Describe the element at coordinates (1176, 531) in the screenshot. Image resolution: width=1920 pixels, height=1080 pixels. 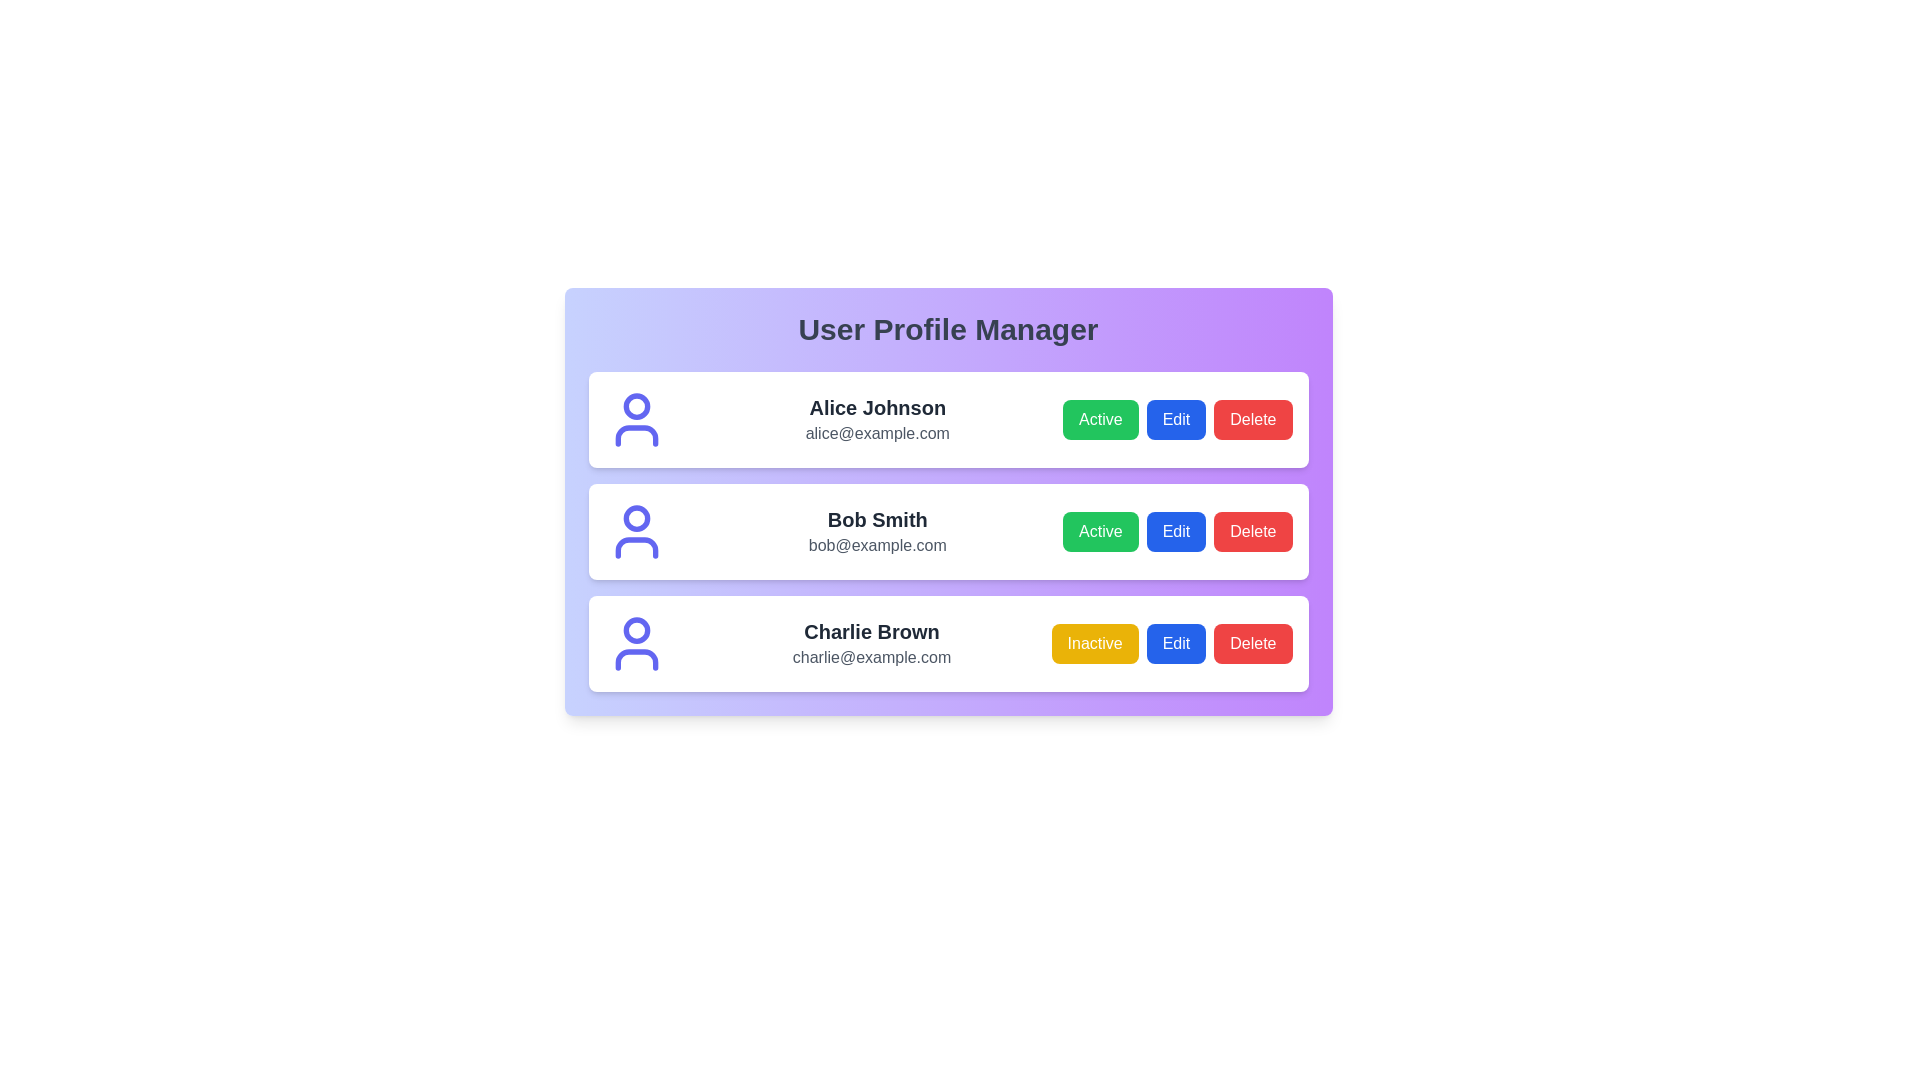
I see `'Edit' button for the profile of Bob Smith` at that location.